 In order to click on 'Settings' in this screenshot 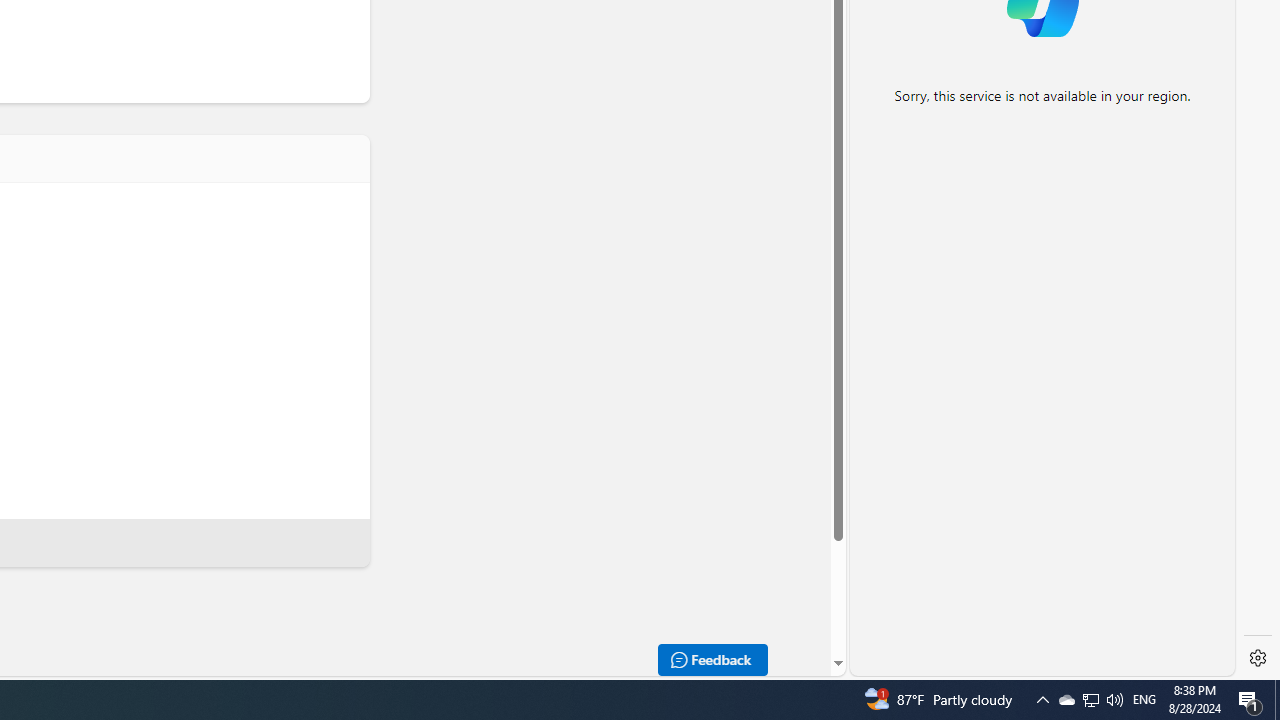, I will do `click(1257, 658)`.